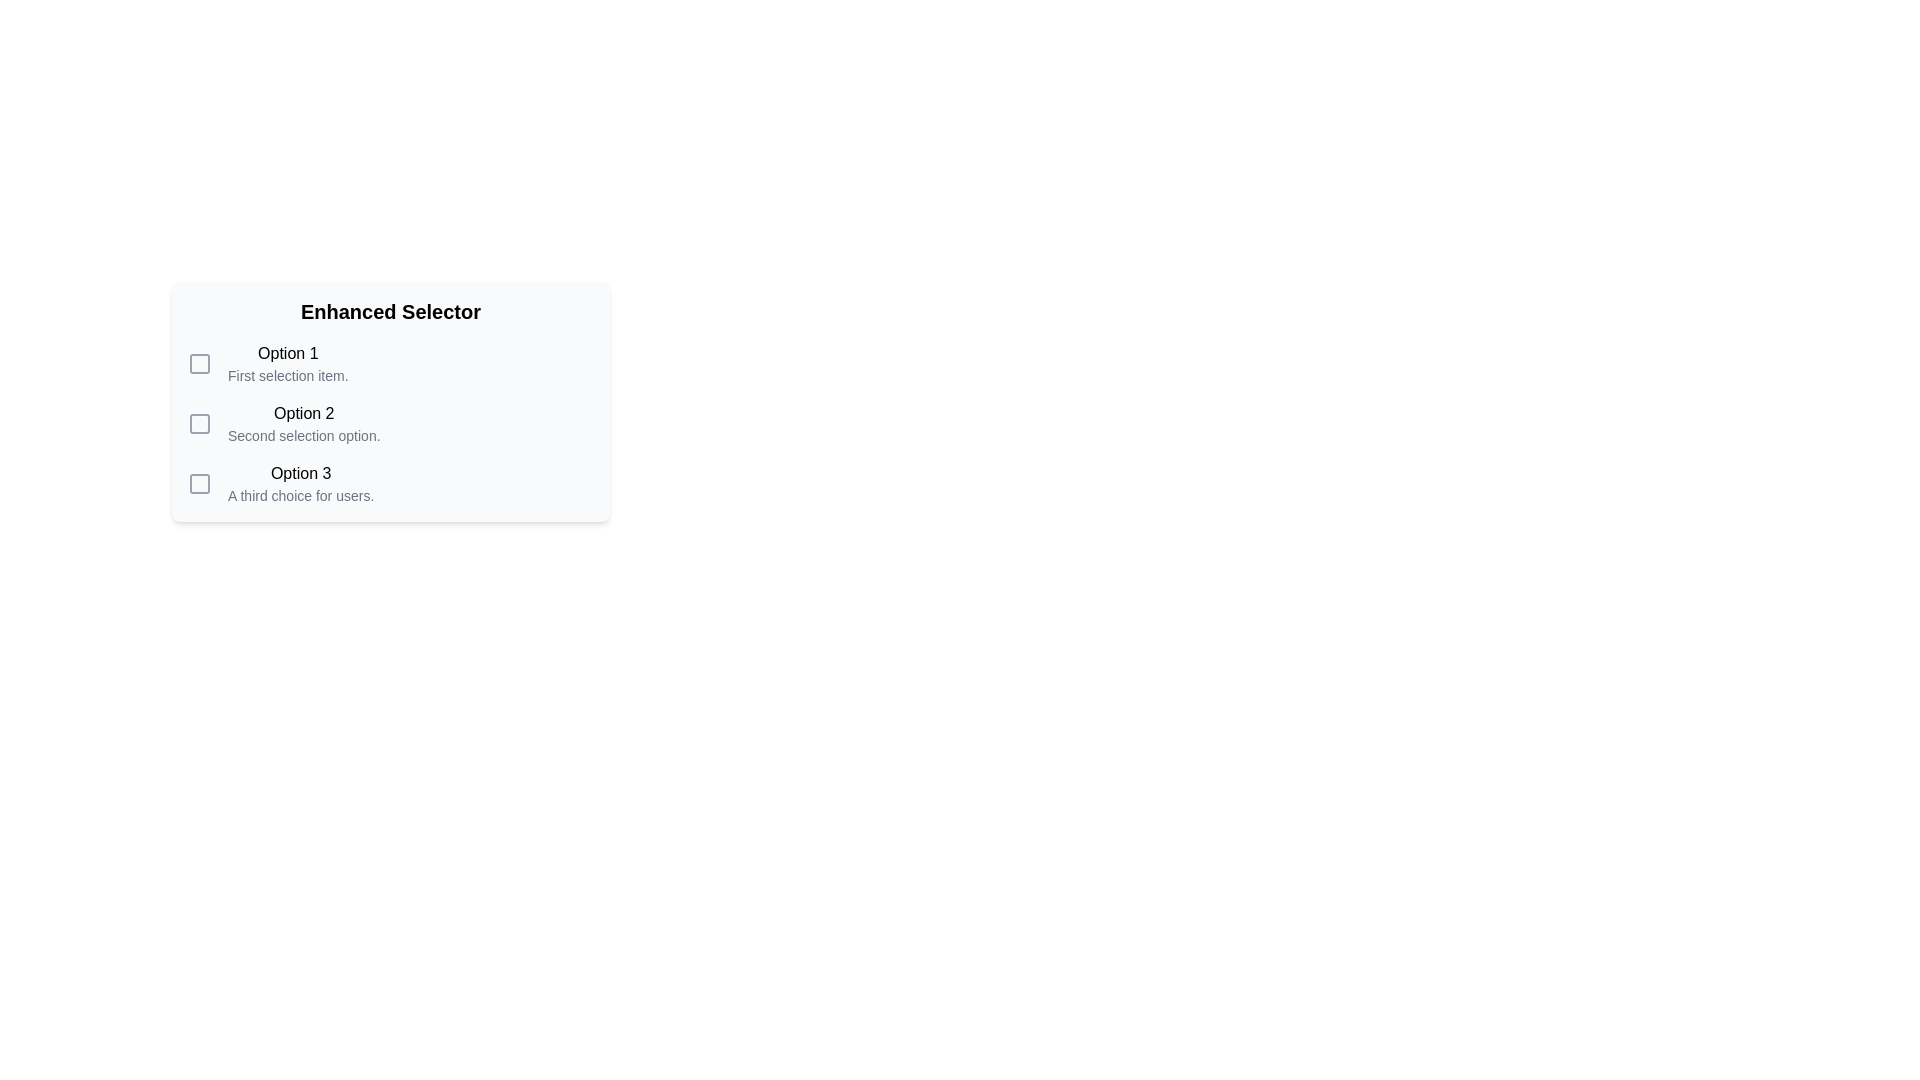 The width and height of the screenshot is (1920, 1080). What do you see at coordinates (390, 483) in the screenshot?
I see `the checkbox labeled 'Option 3'` at bounding box center [390, 483].